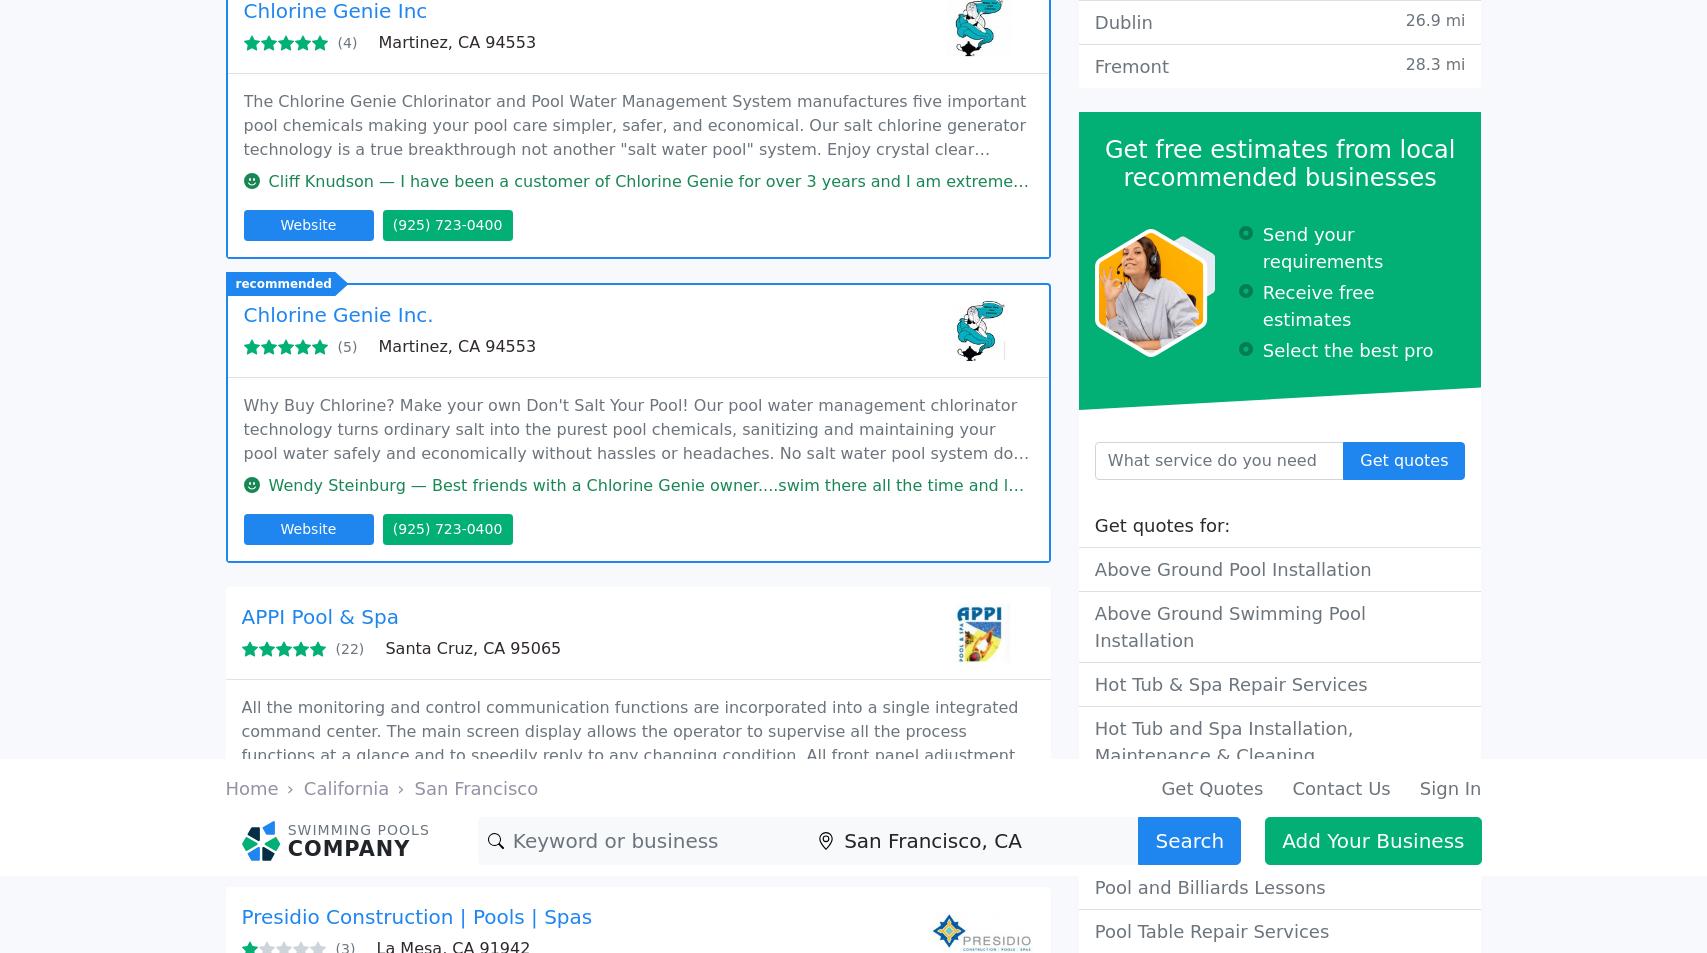 Image resolution: width=1707 pixels, height=953 pixels. What do you see at coordinates (825, 480) in the screenshot?
I see `'Kris Duff — Anthony put our pool in a few years ago and he did an ok job. We did have a few issues such as we found a lot of gunite hidden'` at bounding box center [825, 480].